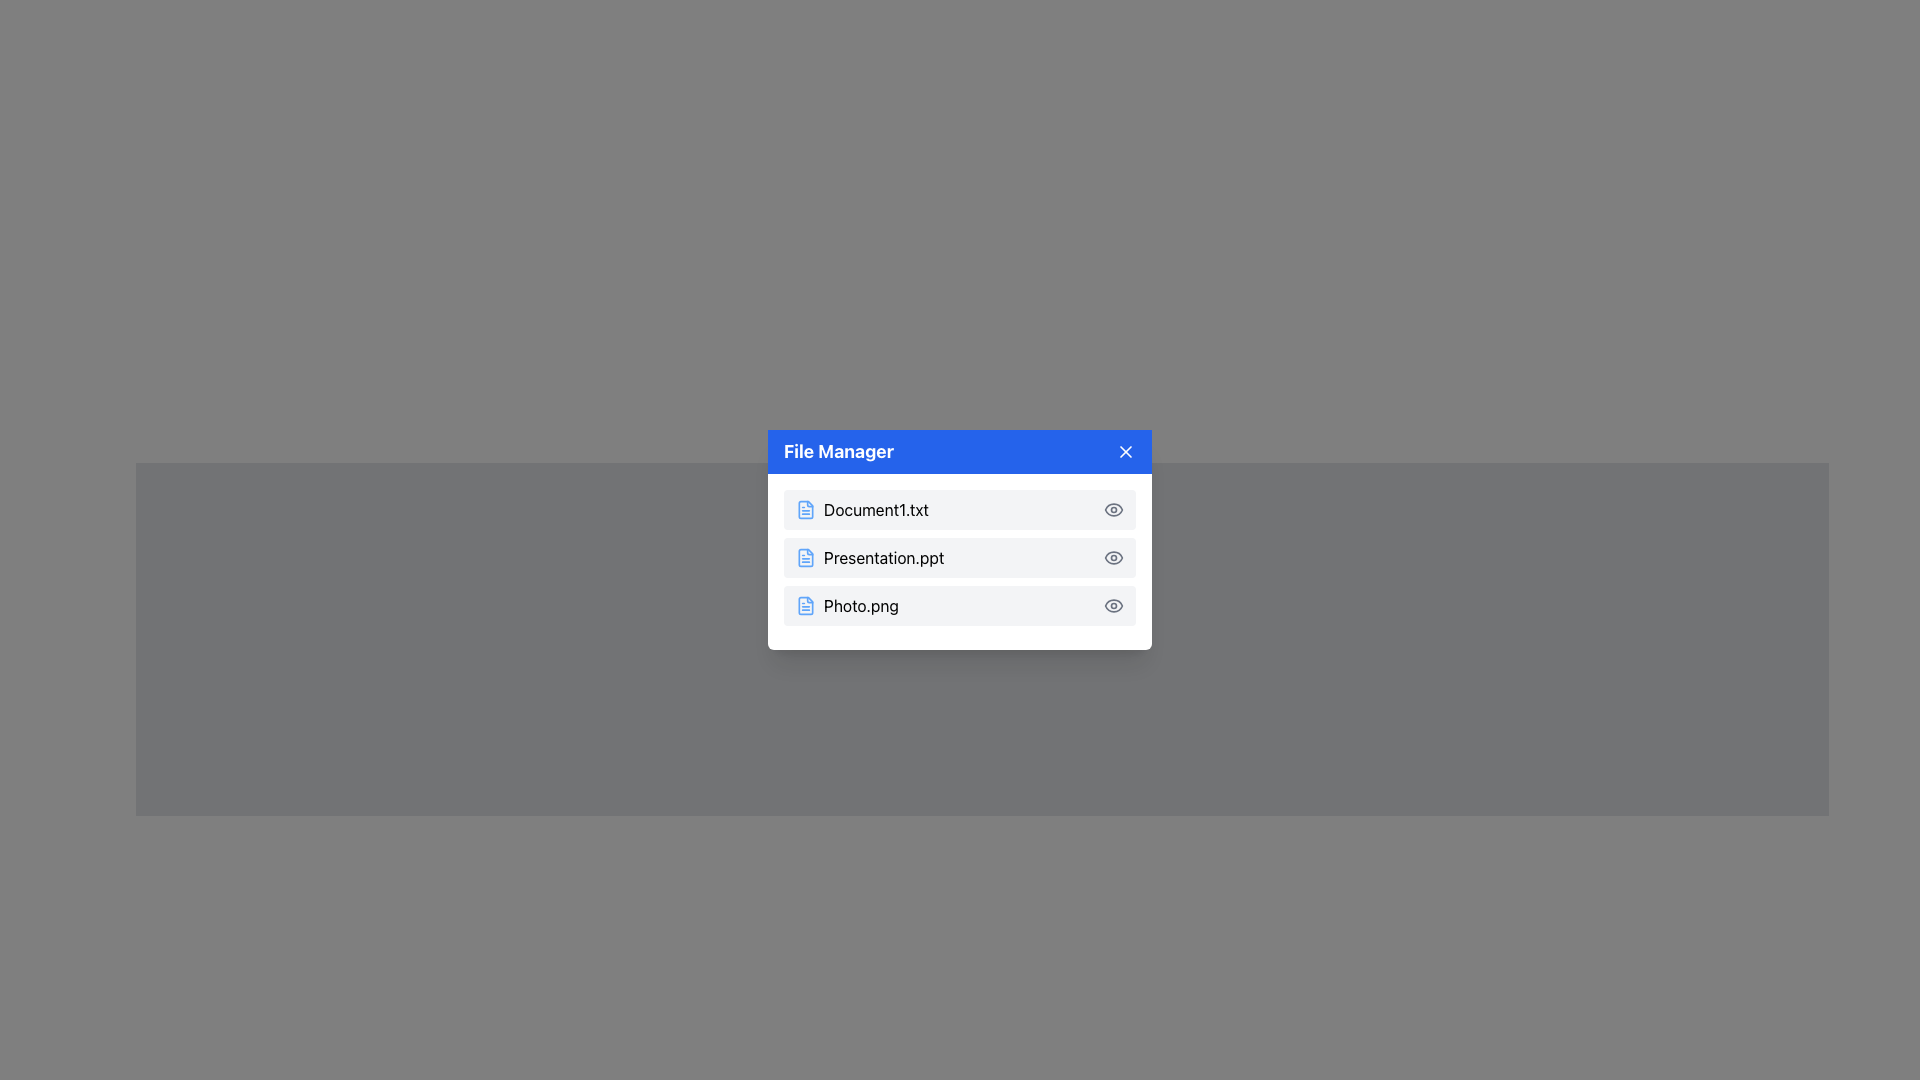  What do you see at coordinates (960, 604) in the screenshot?
I see `the 'Photo.png' file entry row` at bounding box center [960, 604].